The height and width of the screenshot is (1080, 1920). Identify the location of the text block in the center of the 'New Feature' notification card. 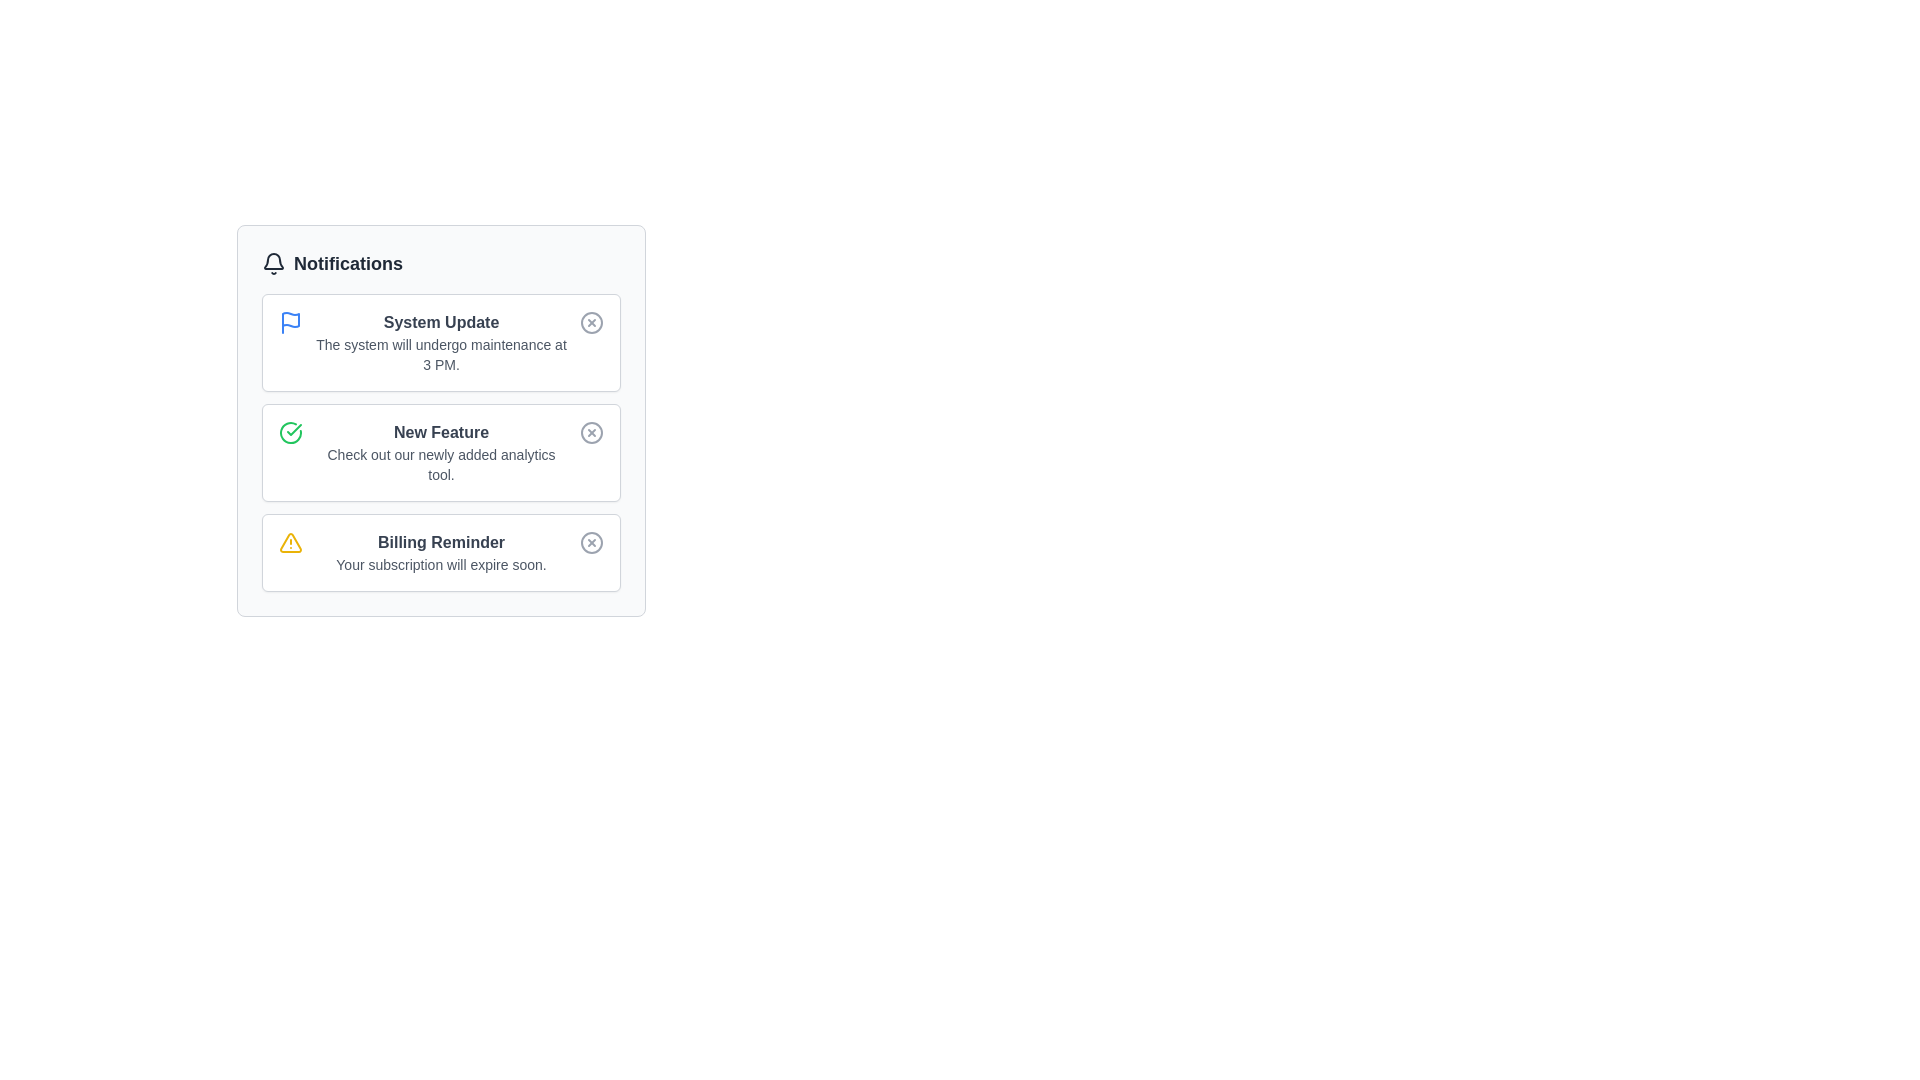
(440, 452).